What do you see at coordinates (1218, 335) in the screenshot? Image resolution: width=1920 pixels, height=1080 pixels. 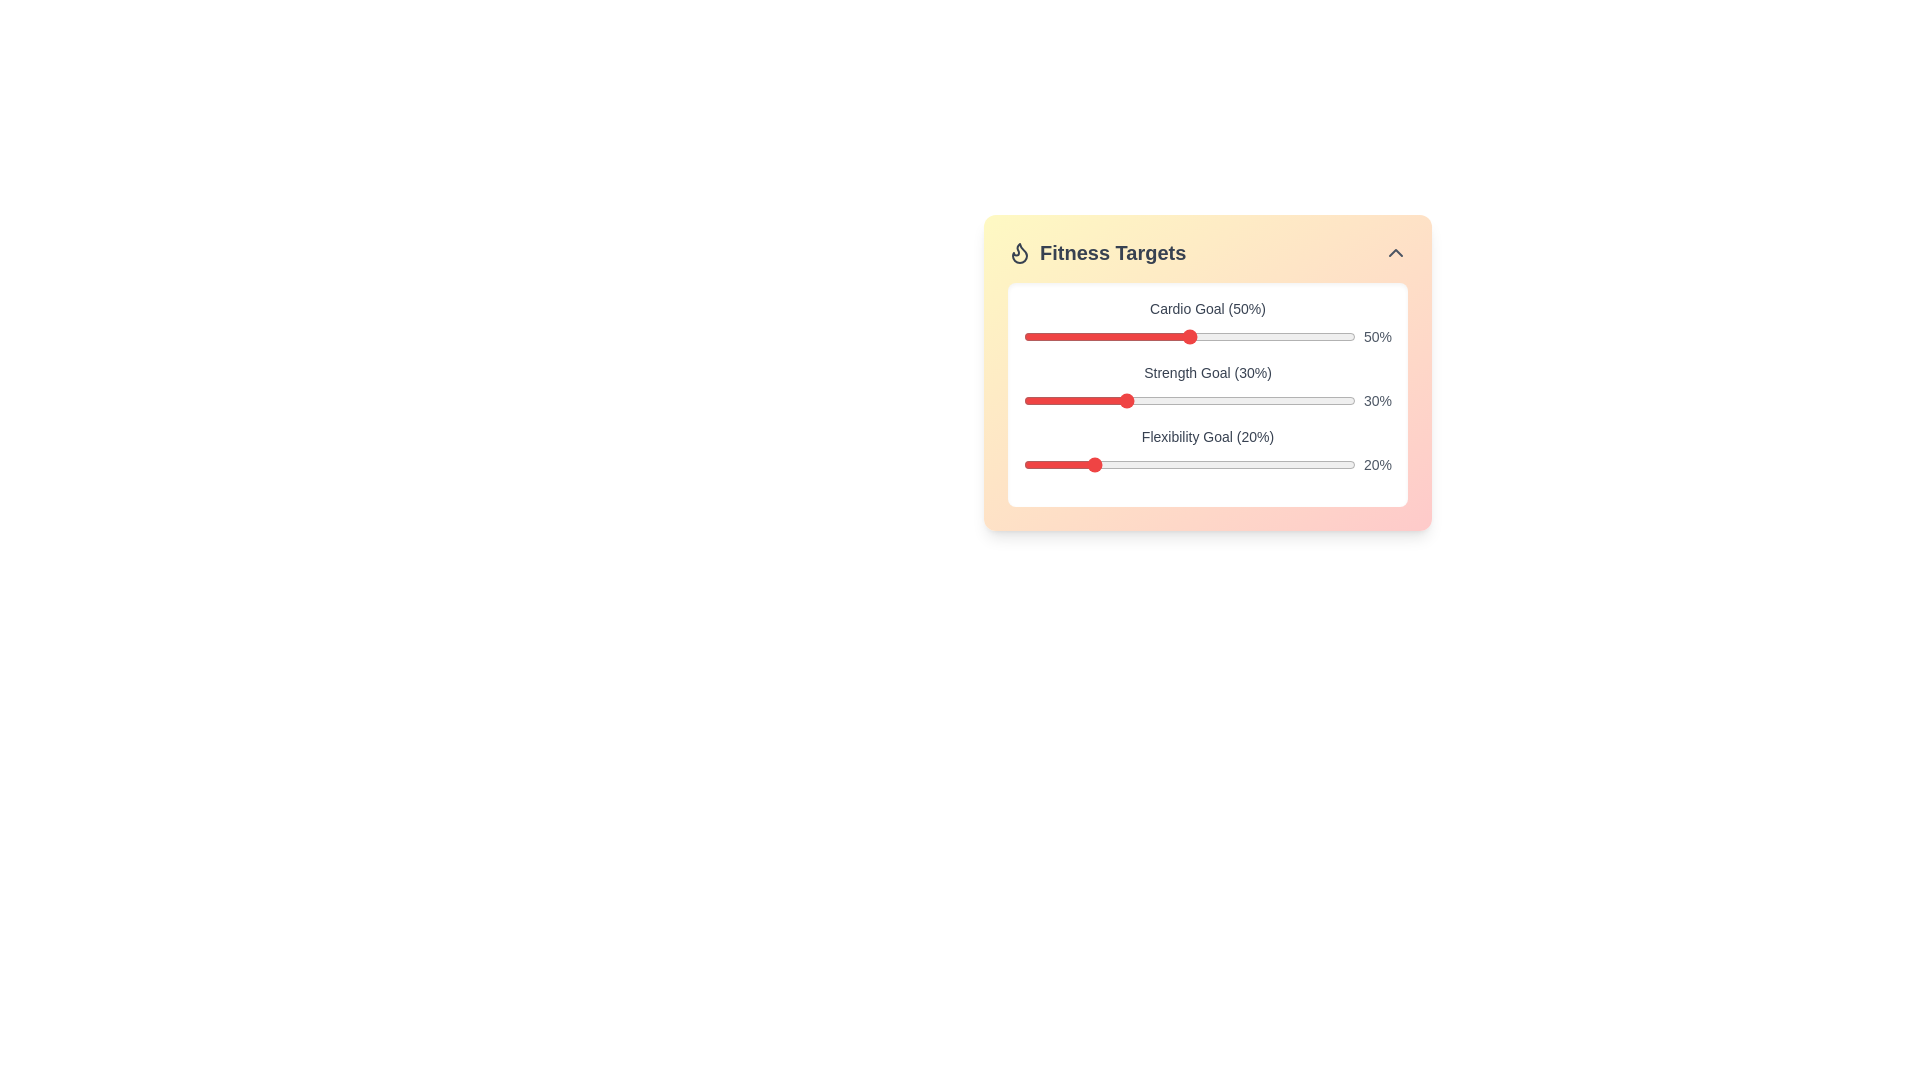 I see `the cardio goal slider to 59%` at bounding box center [1218, 335].